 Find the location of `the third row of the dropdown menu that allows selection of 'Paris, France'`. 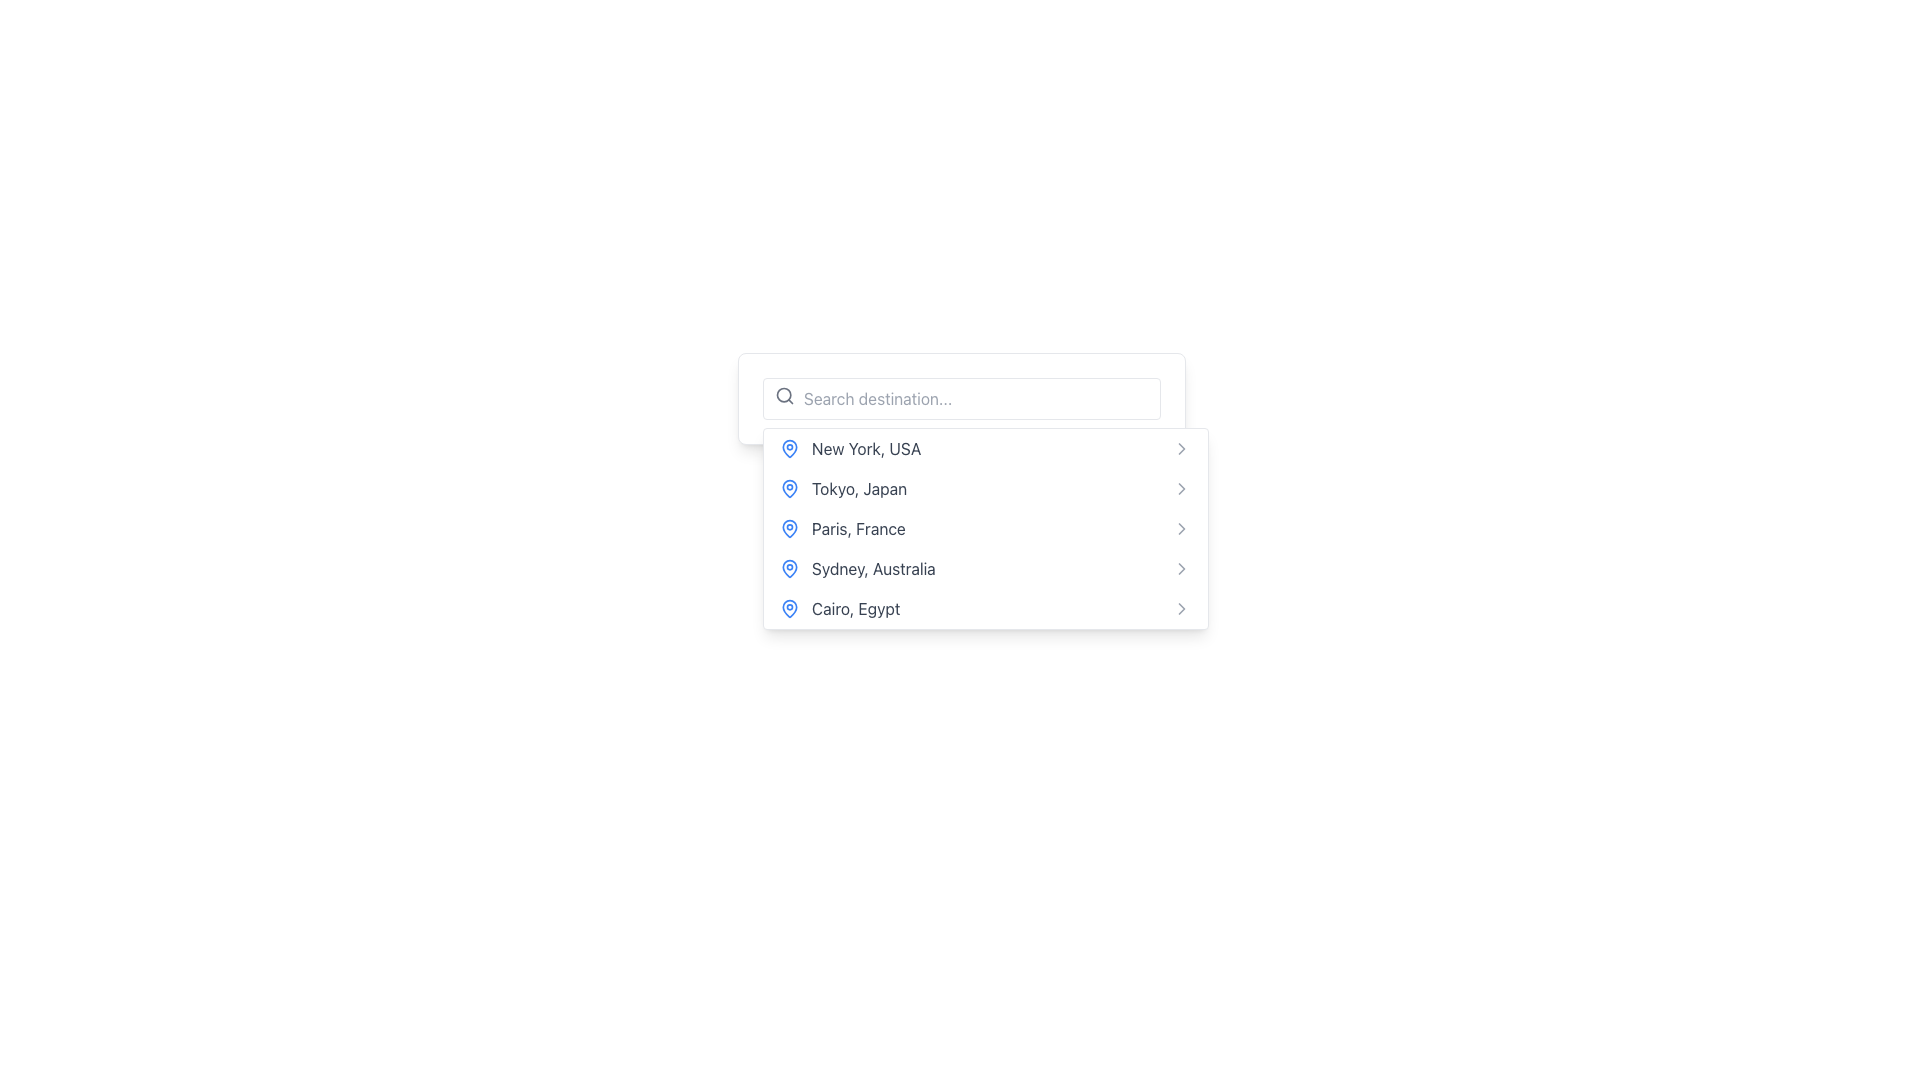

the third row of the dropdown menu that allows selection of 'Paris, France' is located at coordinates (985, 527).